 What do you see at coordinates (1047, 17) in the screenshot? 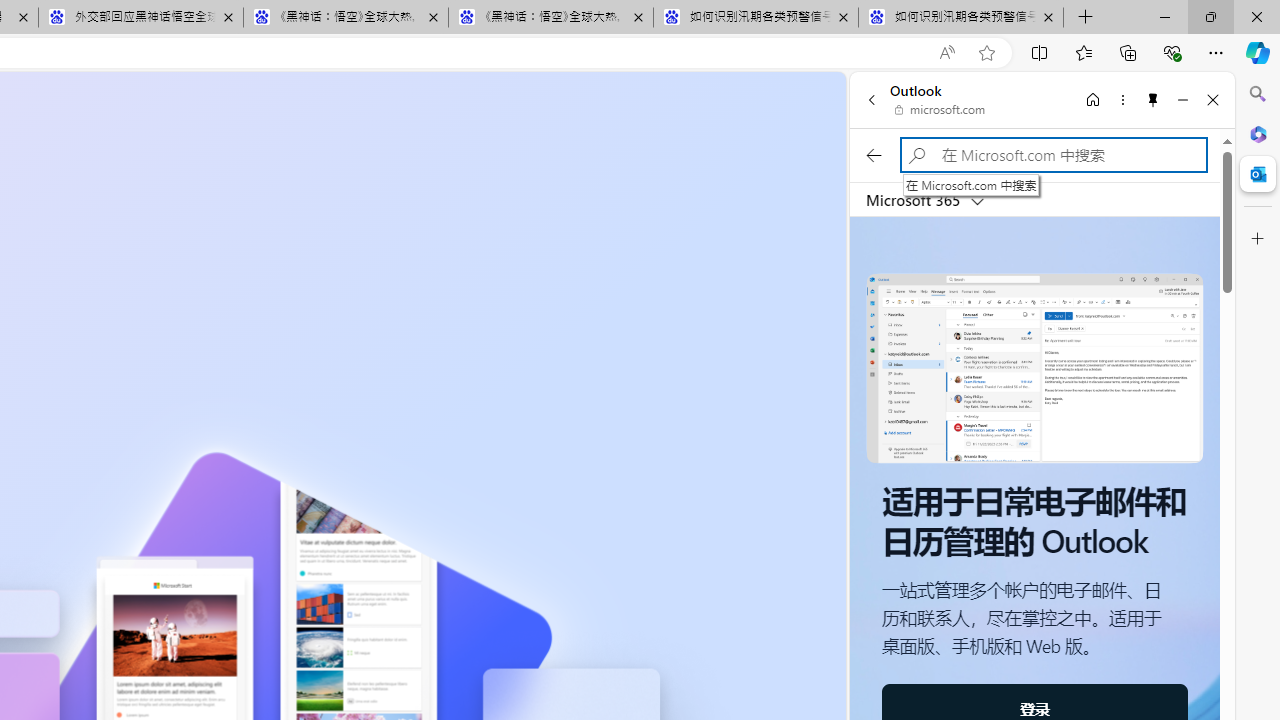
I see `'Close tab'` at bounding box center [1047, 17].